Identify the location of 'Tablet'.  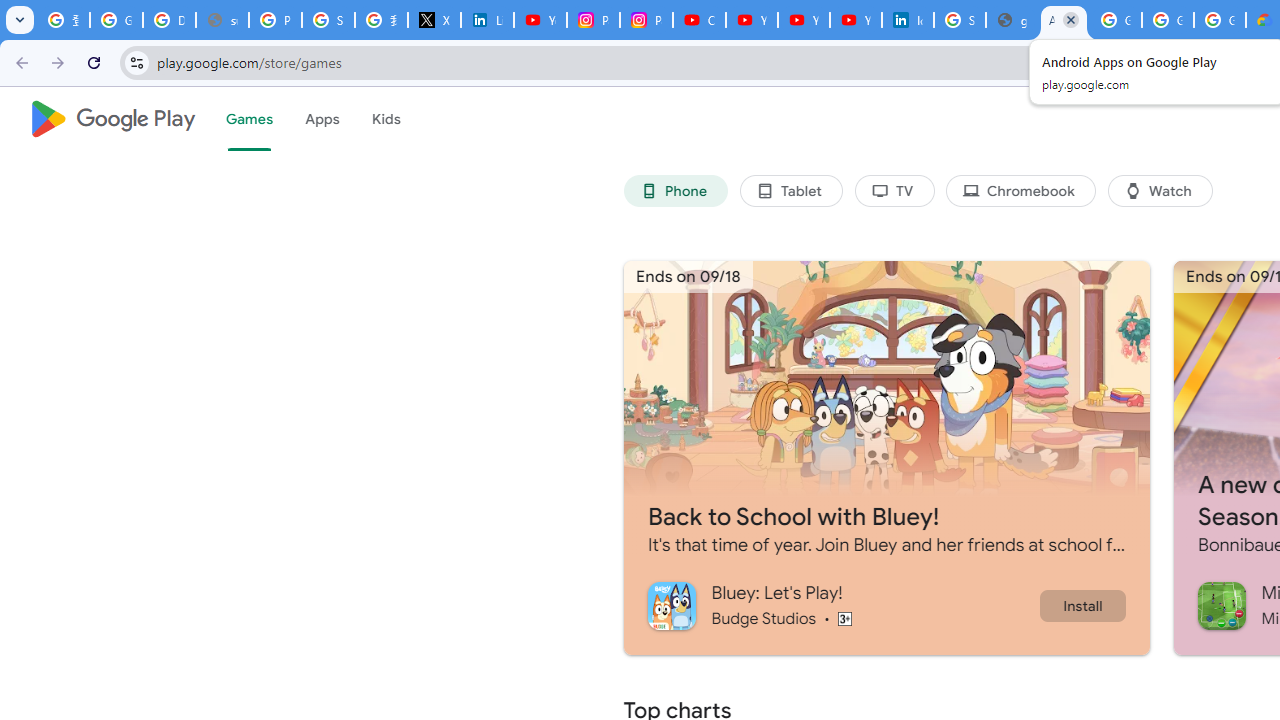
(790, 191).